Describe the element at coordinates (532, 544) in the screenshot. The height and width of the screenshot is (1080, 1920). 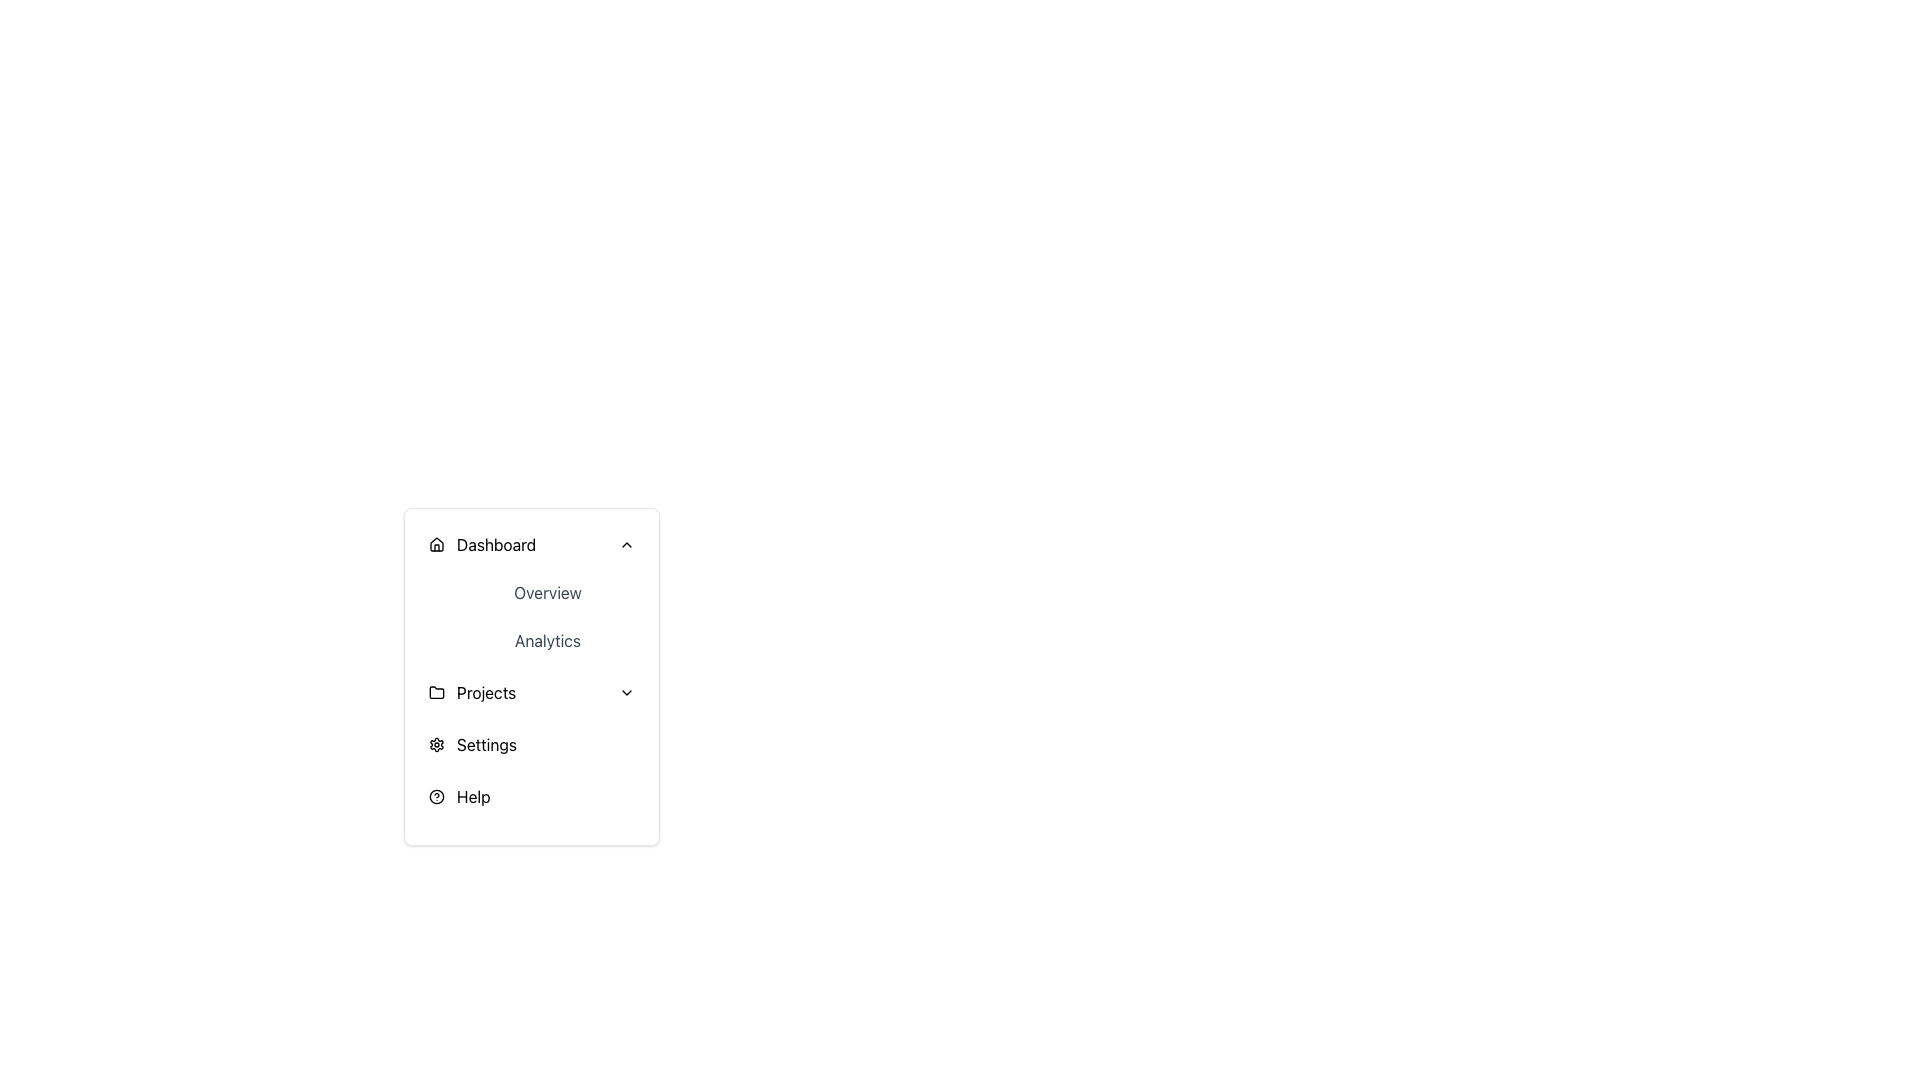
I see `the navigation button at the top of the left menu` at that location.